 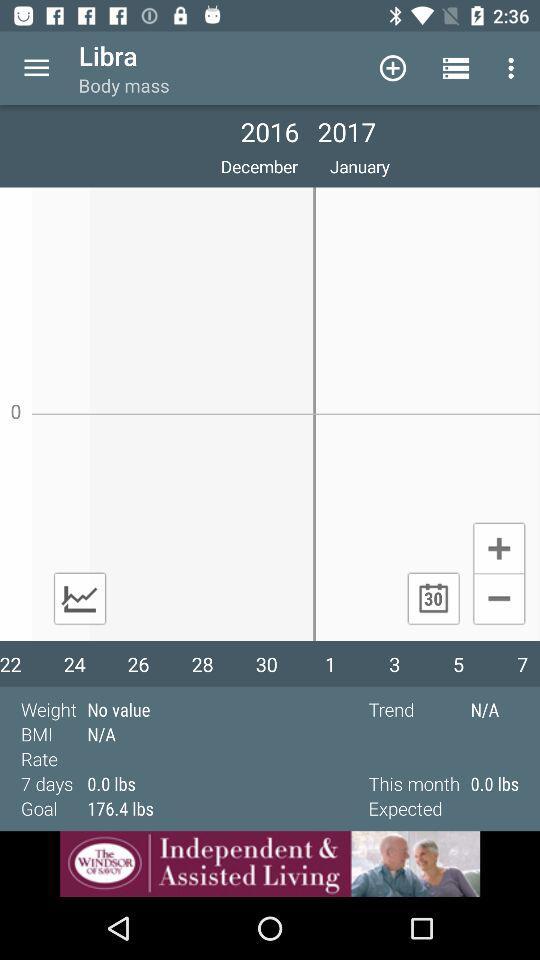 What do you see at coordinates (79, 598) in the screenshot?
I see `the email icon` at bounding box center [79, 598].